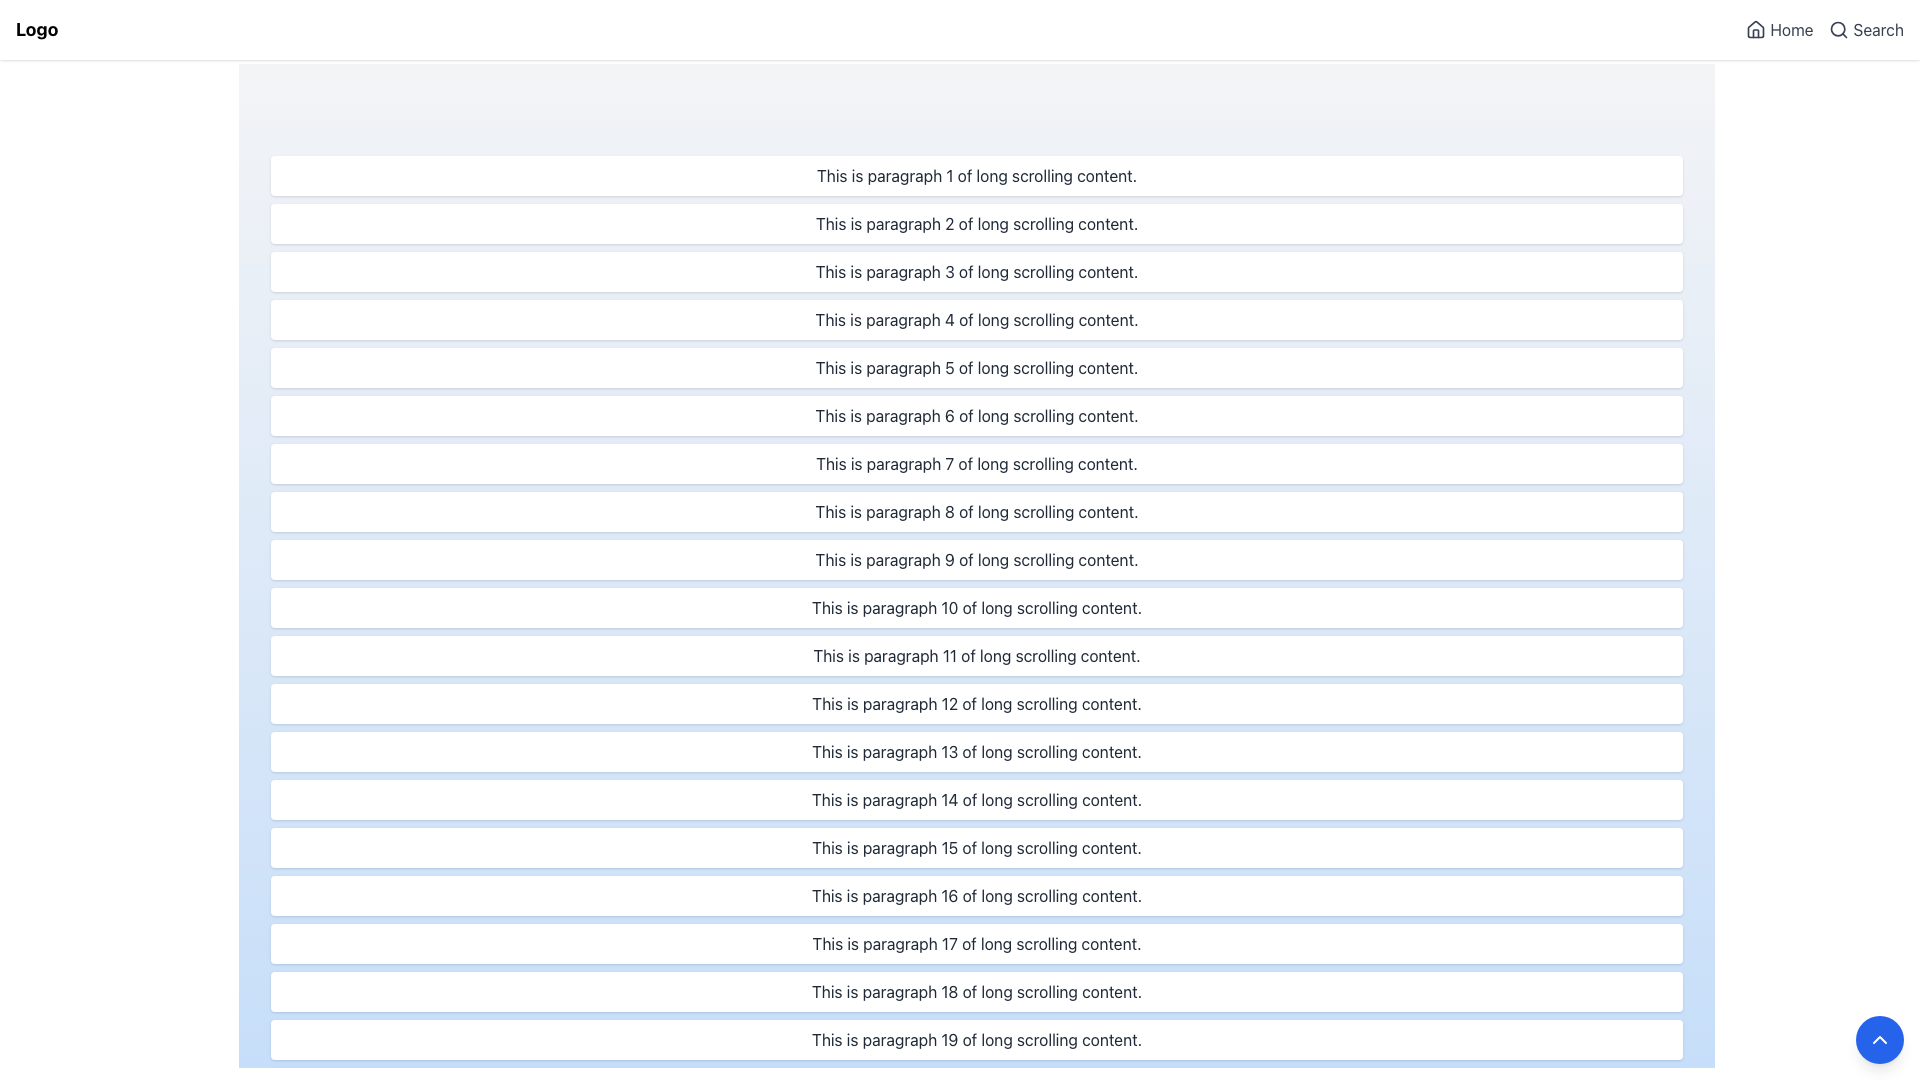 The width and height of the screenshot is (1920, 1080). Describe the element at coordinates (977, 944) in the screenshot. I see `the text block that contains the centered text 'This is paragraph 17 of long scrolling content.'` at that location.